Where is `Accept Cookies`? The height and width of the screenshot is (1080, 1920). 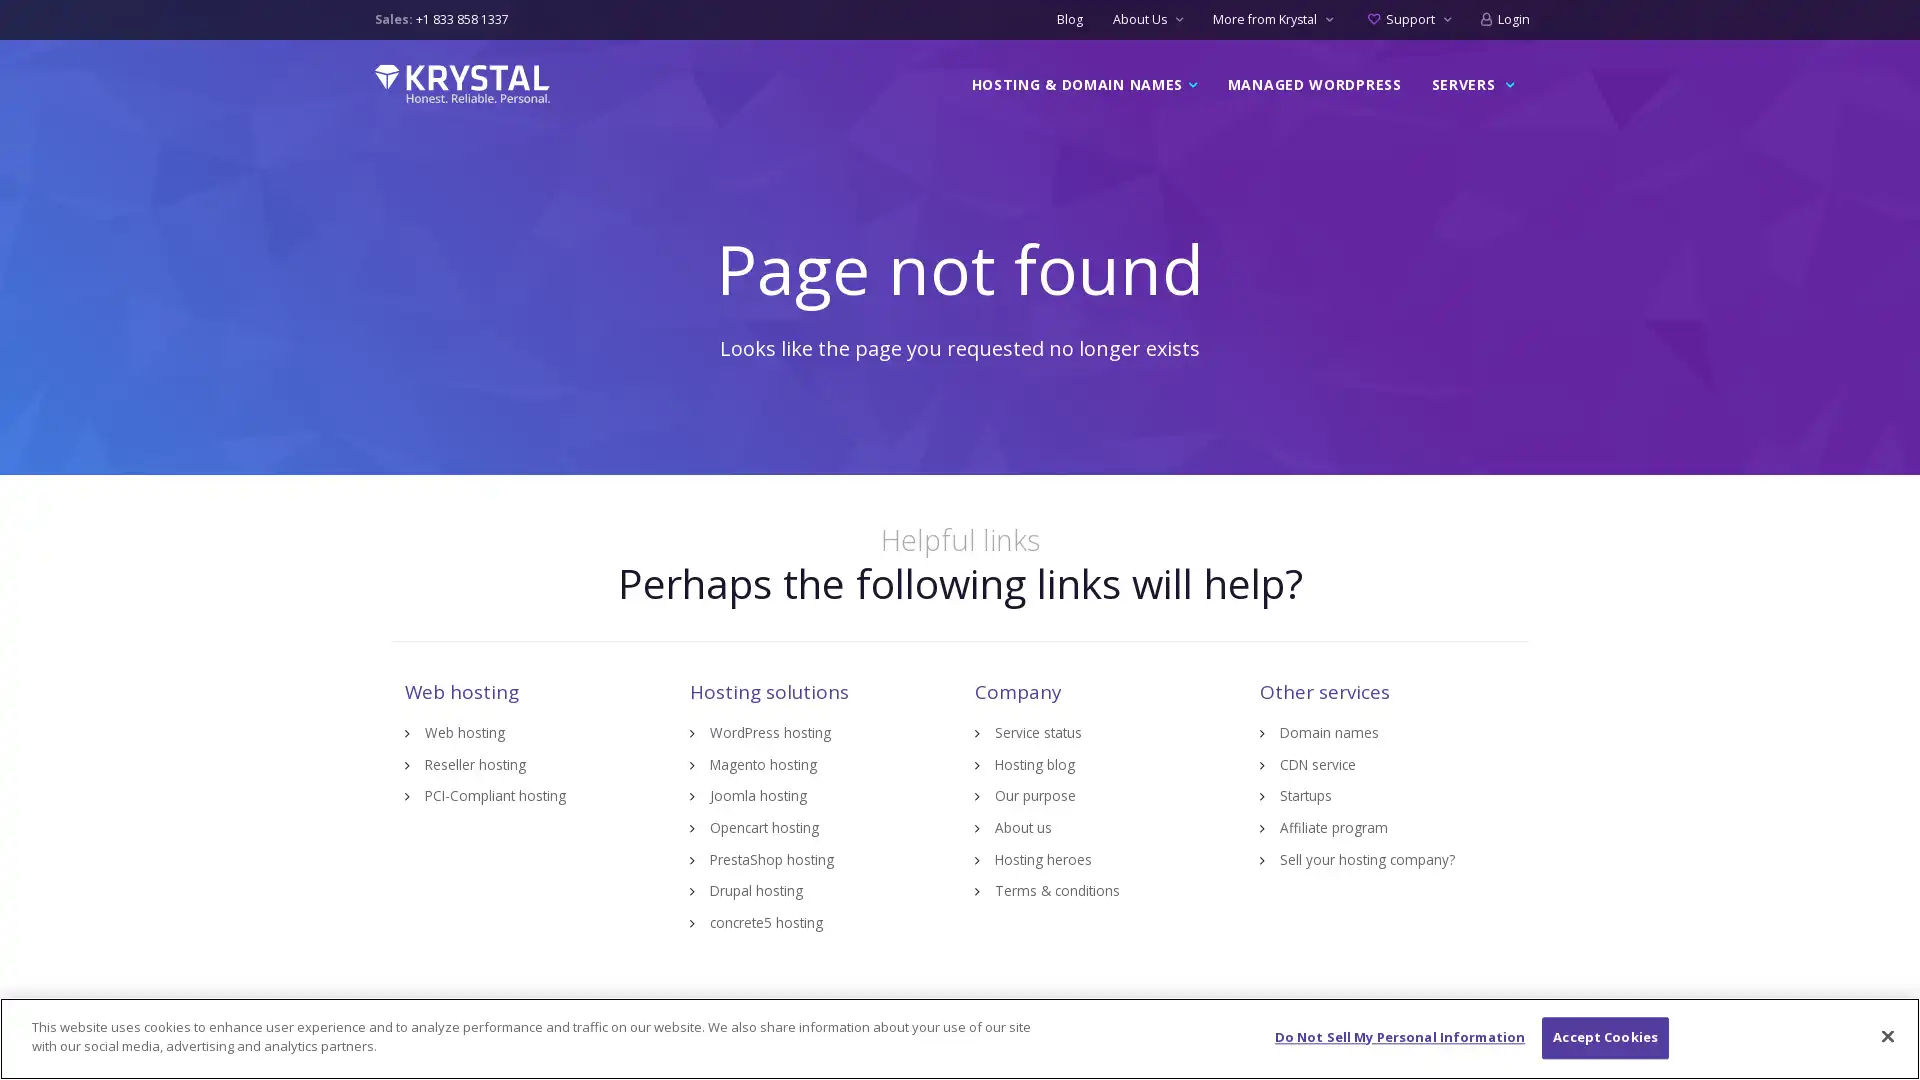
Accept Cookies is located at coordinates (1605, 1036).